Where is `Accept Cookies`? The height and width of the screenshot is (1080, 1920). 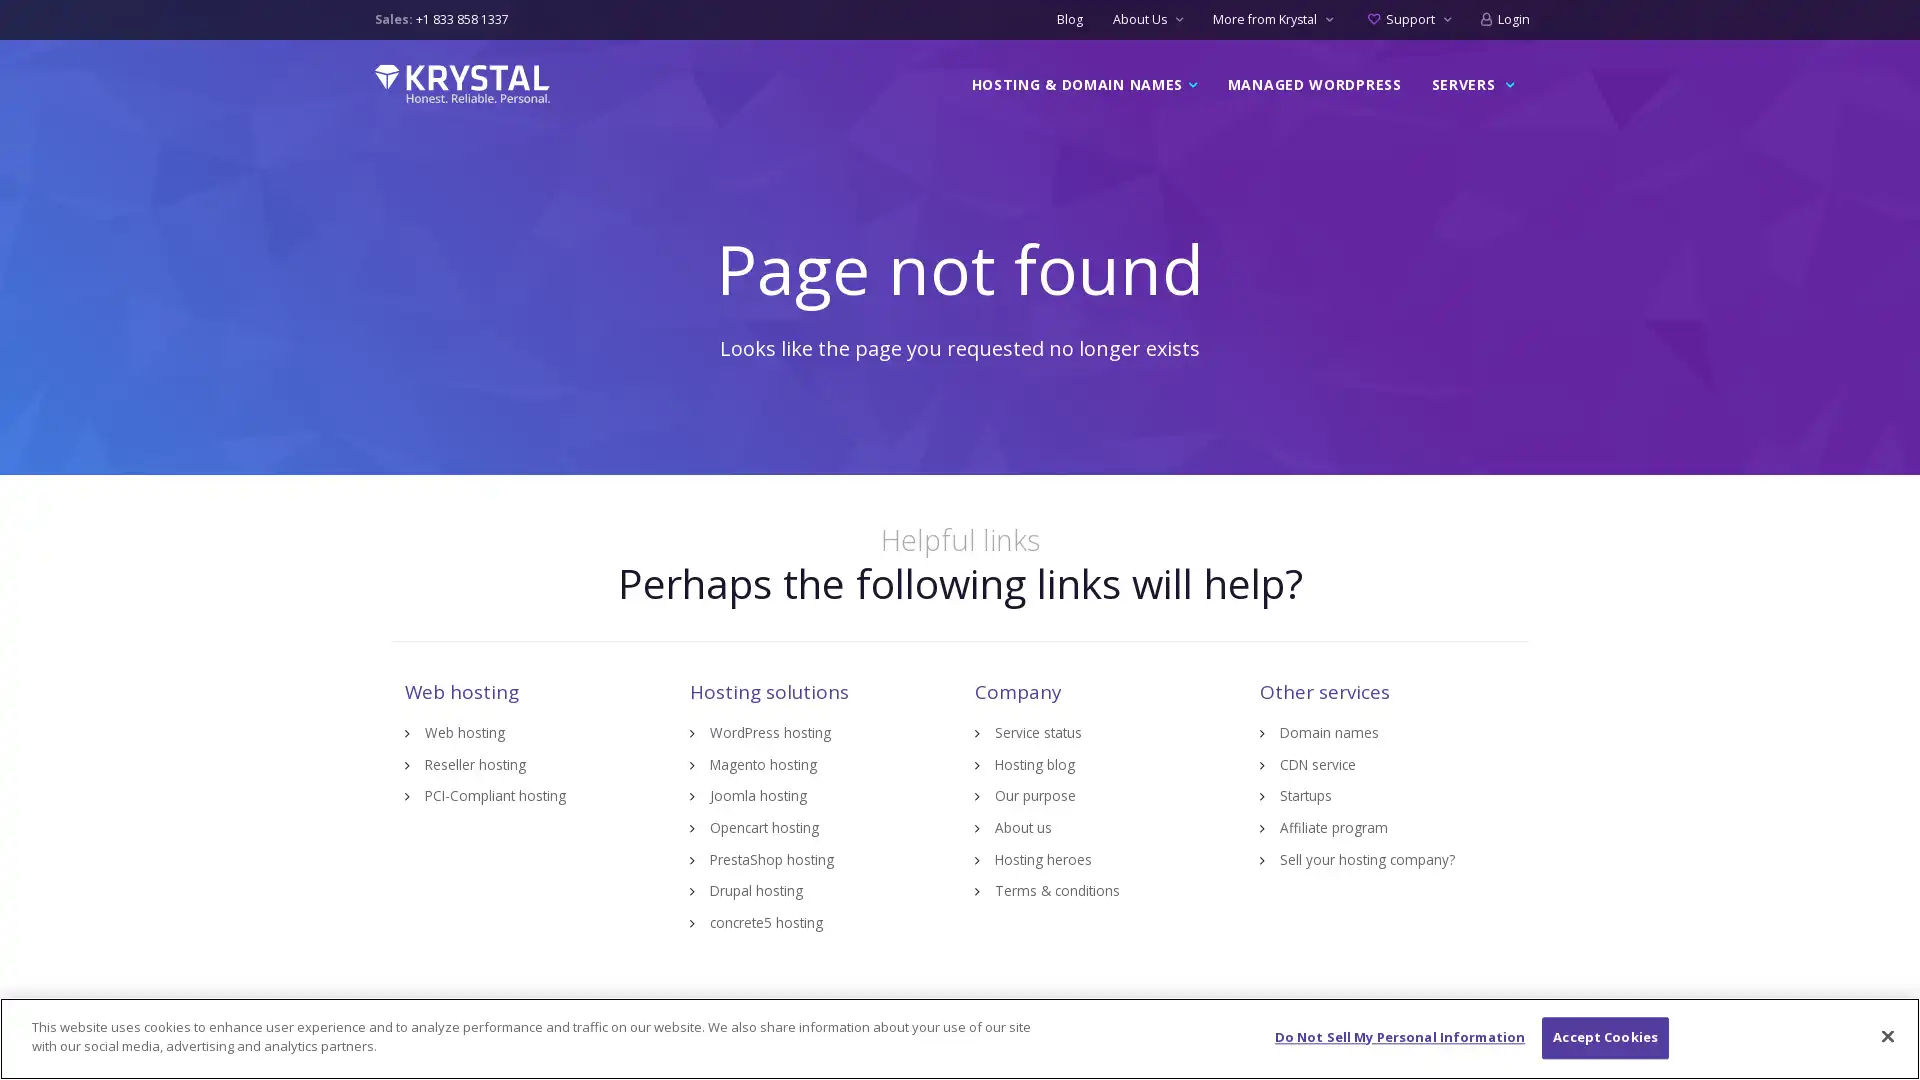
Accept Cookies is located at coordinates (1605, 1036).